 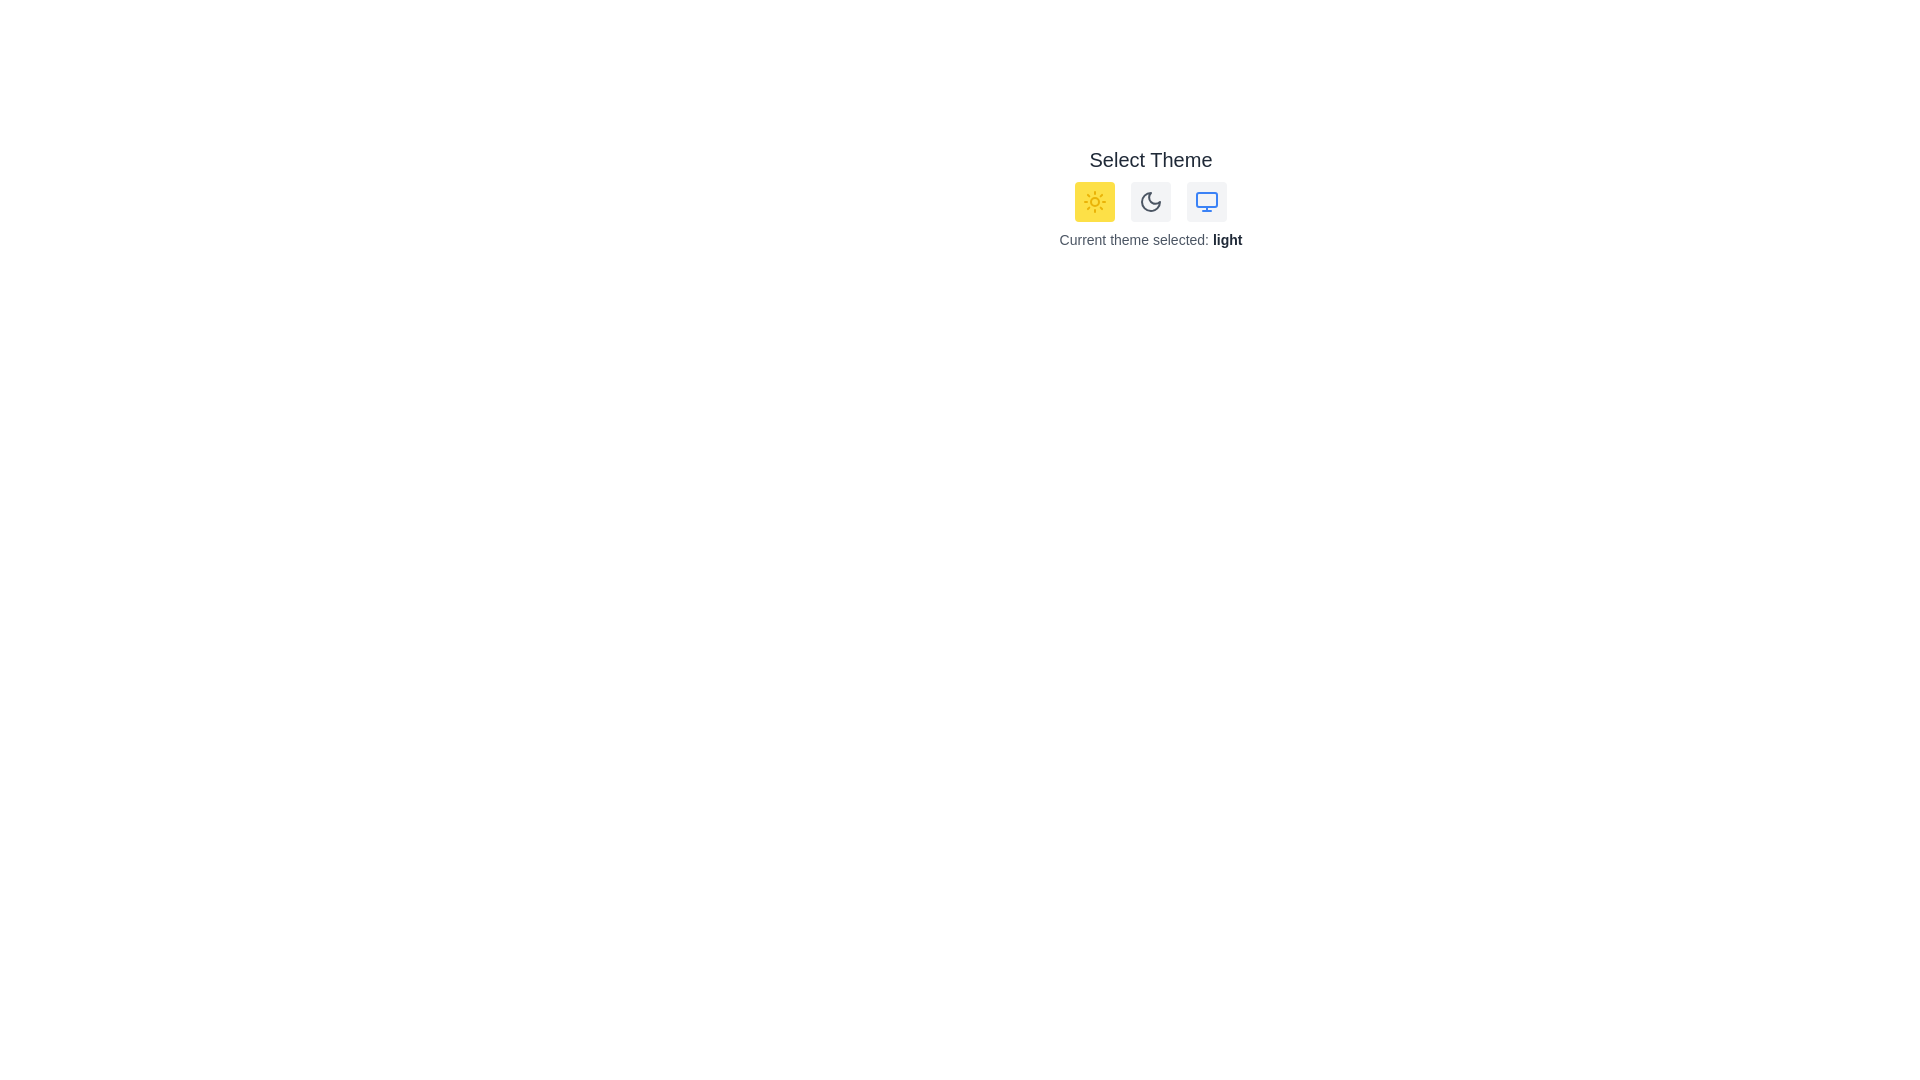 What do you see at coordinates (1151, 201) in the screenshot?
I see `the 'Moon' button to select the dark theme` at bounding box center [1151, 201].